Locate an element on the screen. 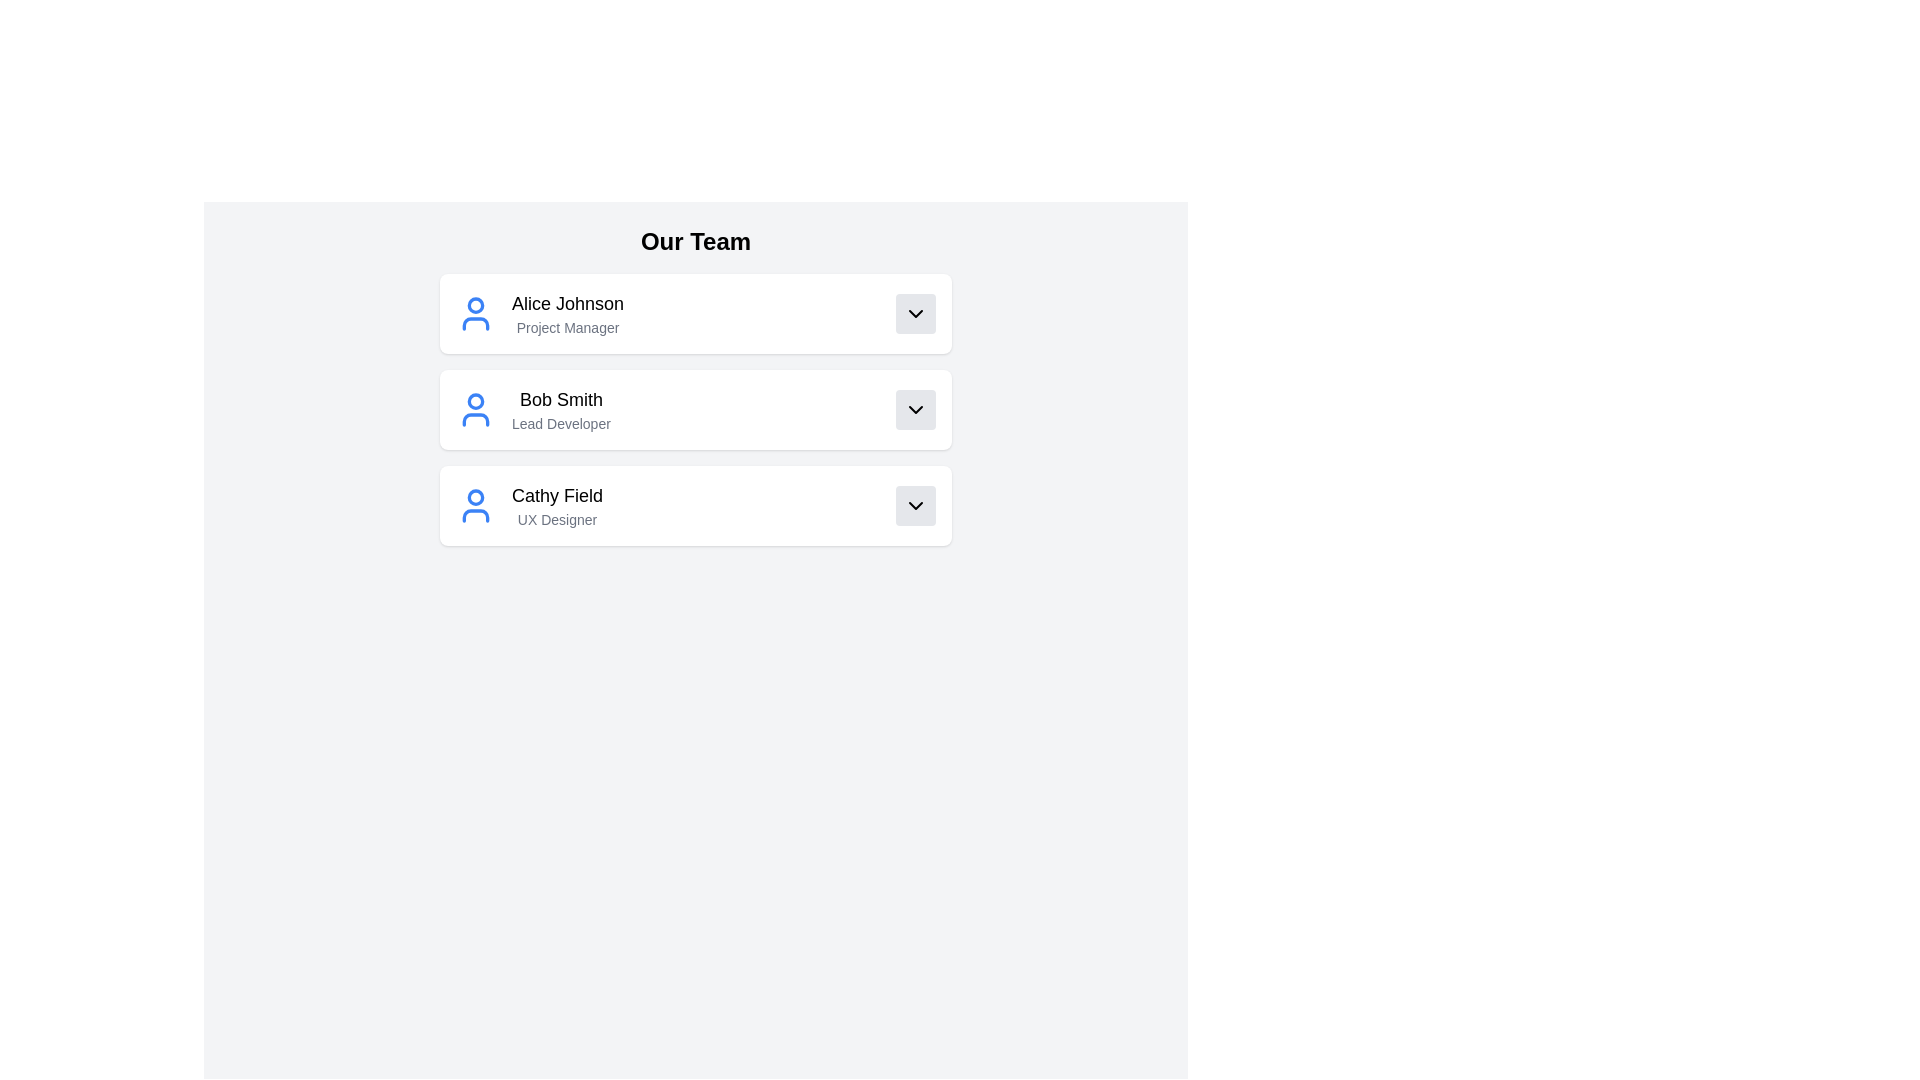  the heading text 'Our Team' located at the top-center of the interface is located at coordinates (696, 241).